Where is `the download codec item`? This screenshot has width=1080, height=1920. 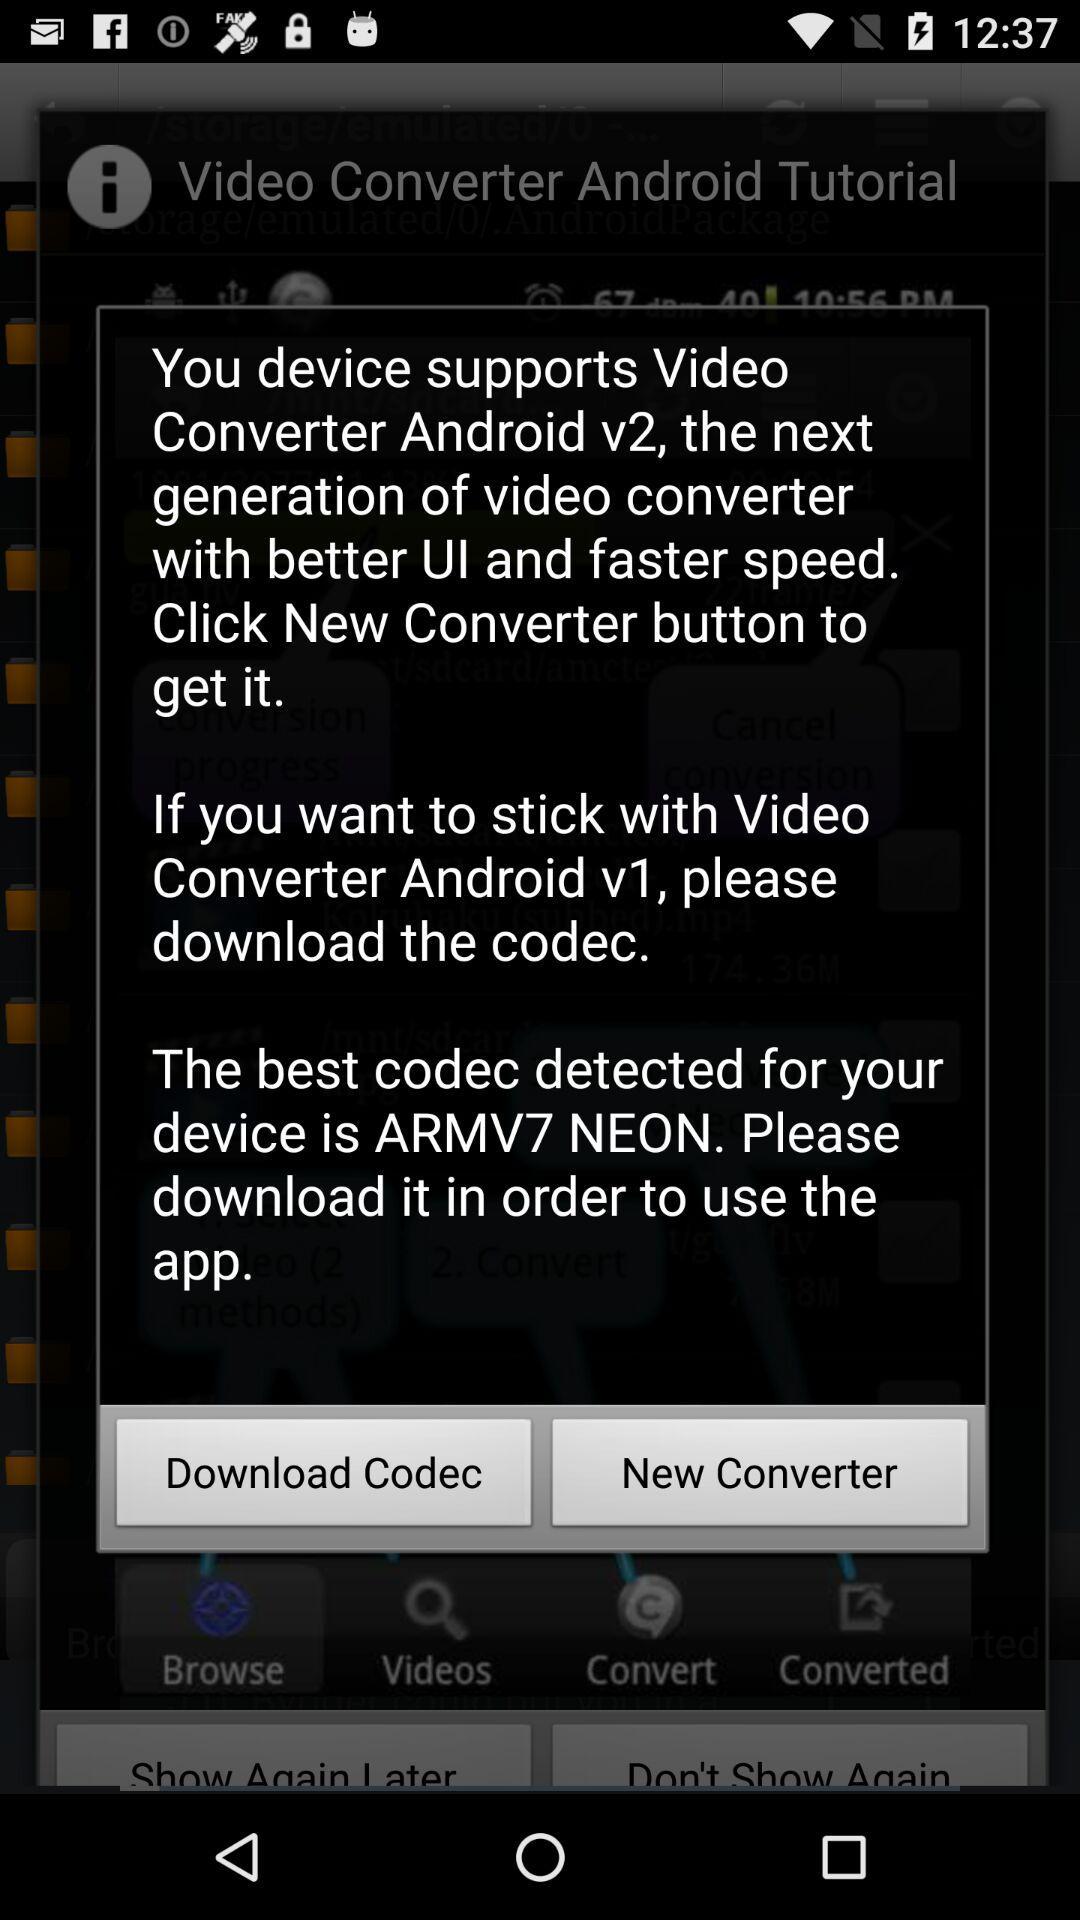
the download codec item is located at coordinates (323, 1478).